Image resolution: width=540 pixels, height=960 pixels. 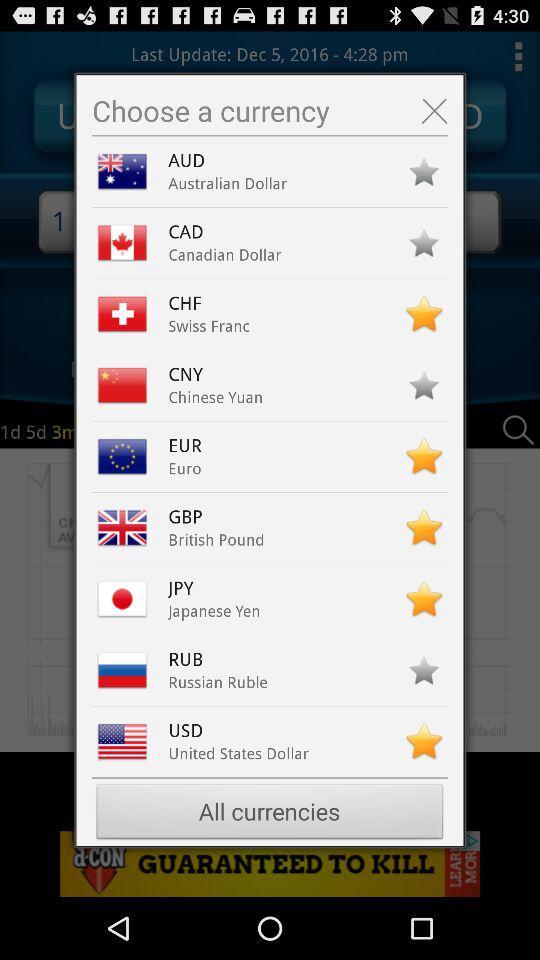 I want to click on the item below the canadian dollar app, so click(x=190, y=303).